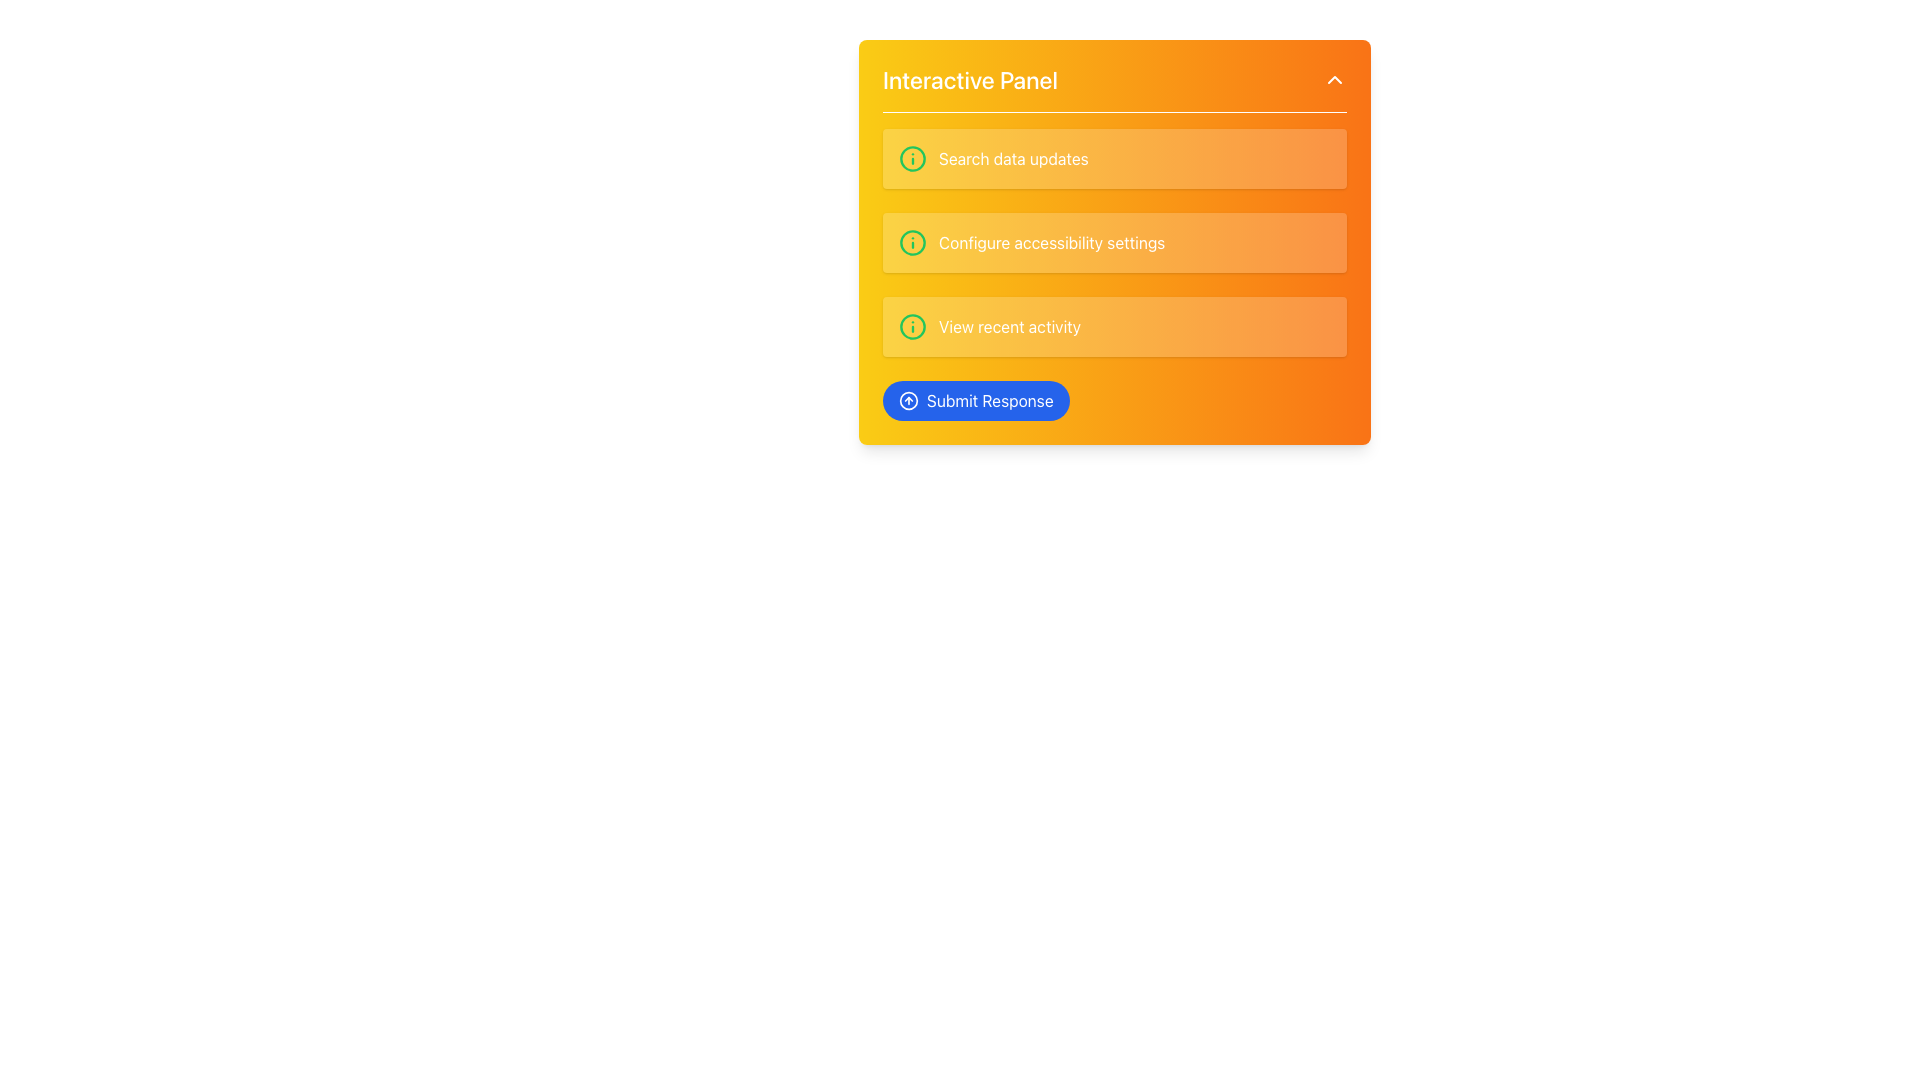  What do you see at coordinates (1113, 274) in the screenshot?
I see `the text label 'Configure accessibility settings' with an icon, which is the second item in the vertical list within the 'Interactive Panel'` at bounding box center [1113, 274].